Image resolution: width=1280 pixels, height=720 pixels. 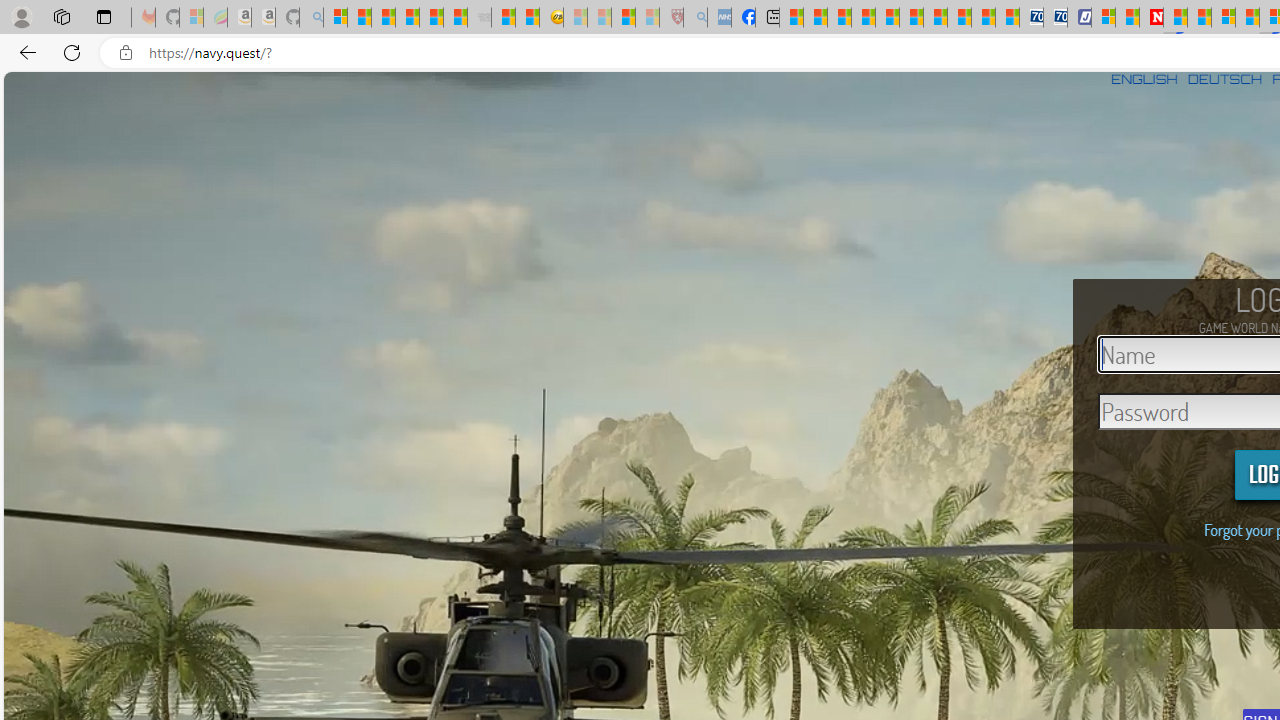 What do you see at coordinates (672, 17) in the screenshot?
I see `'Robert H. Shmerling, MD - Harvard Health - Sleeping'` at bounding box center [672, 17].